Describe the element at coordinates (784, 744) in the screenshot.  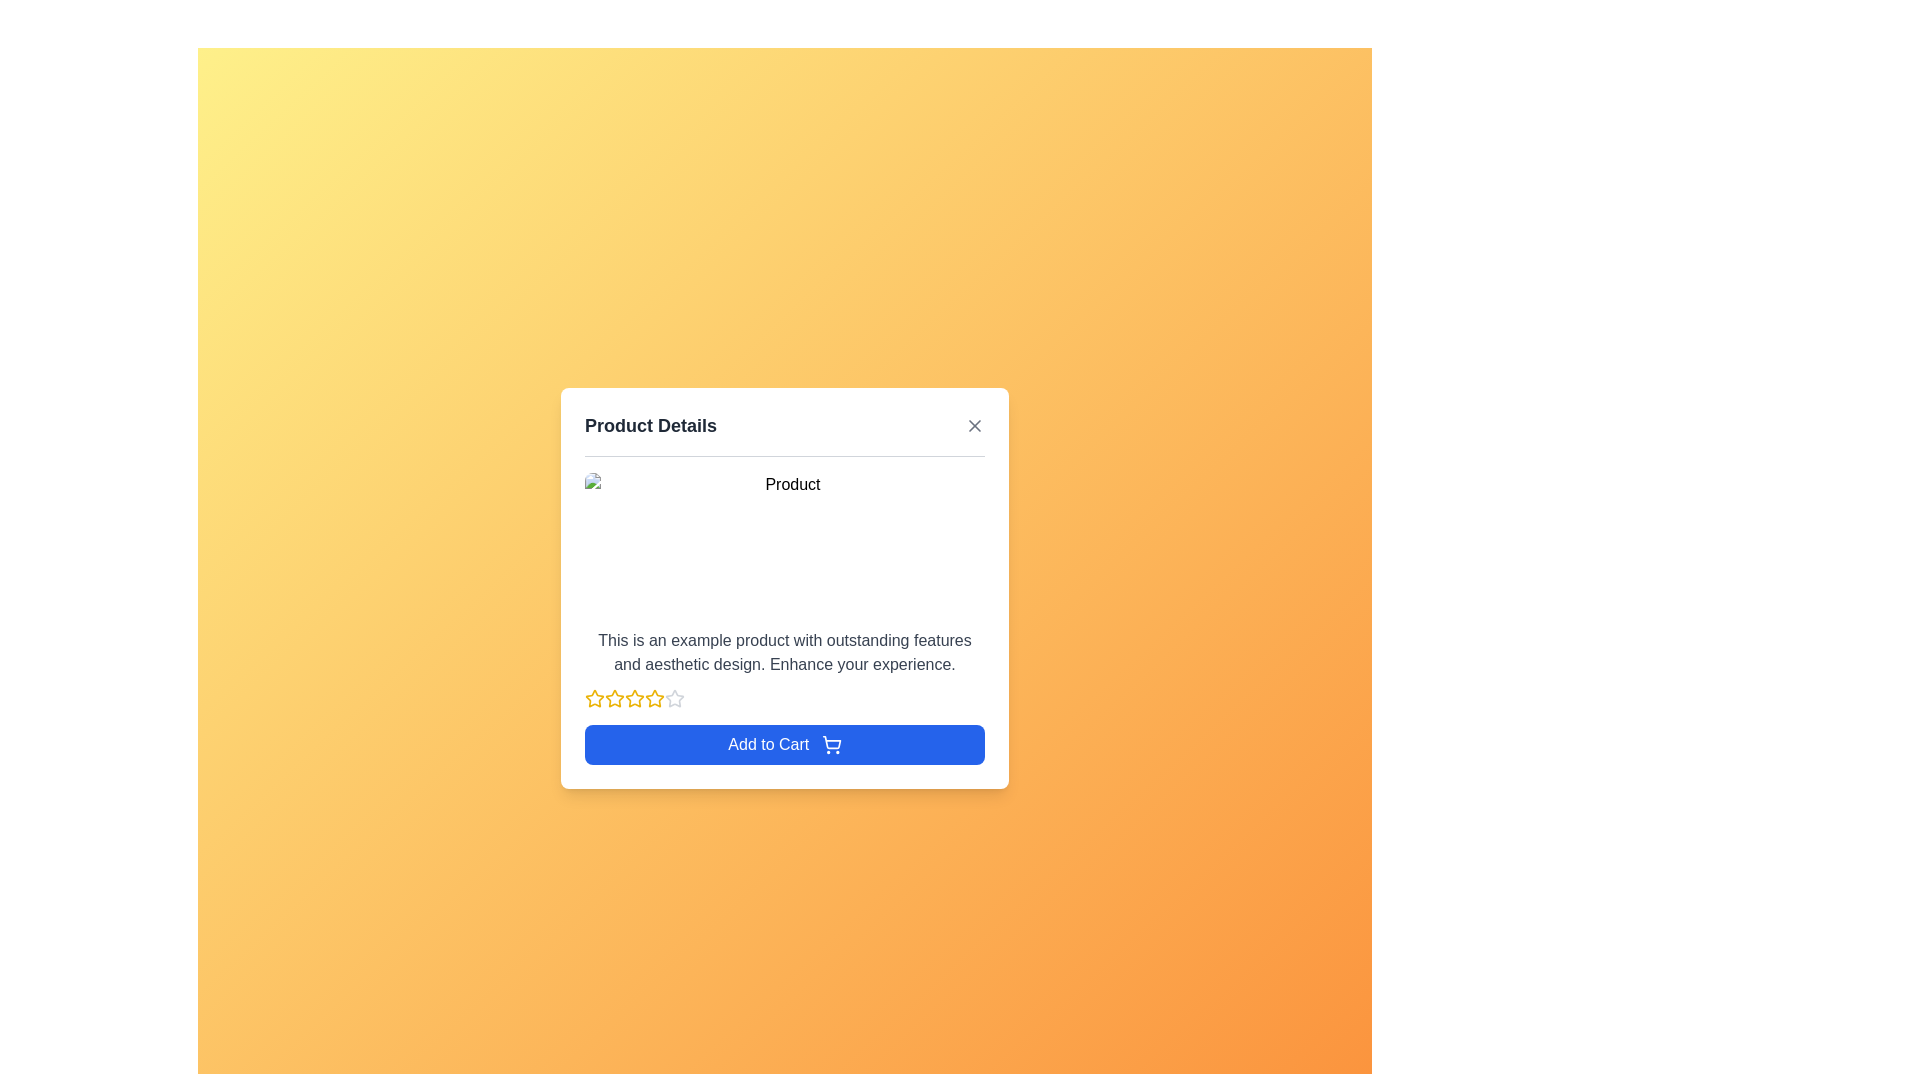
I see `the 'Add to Cart' button with a blue background and shopping cart icon` at that location.